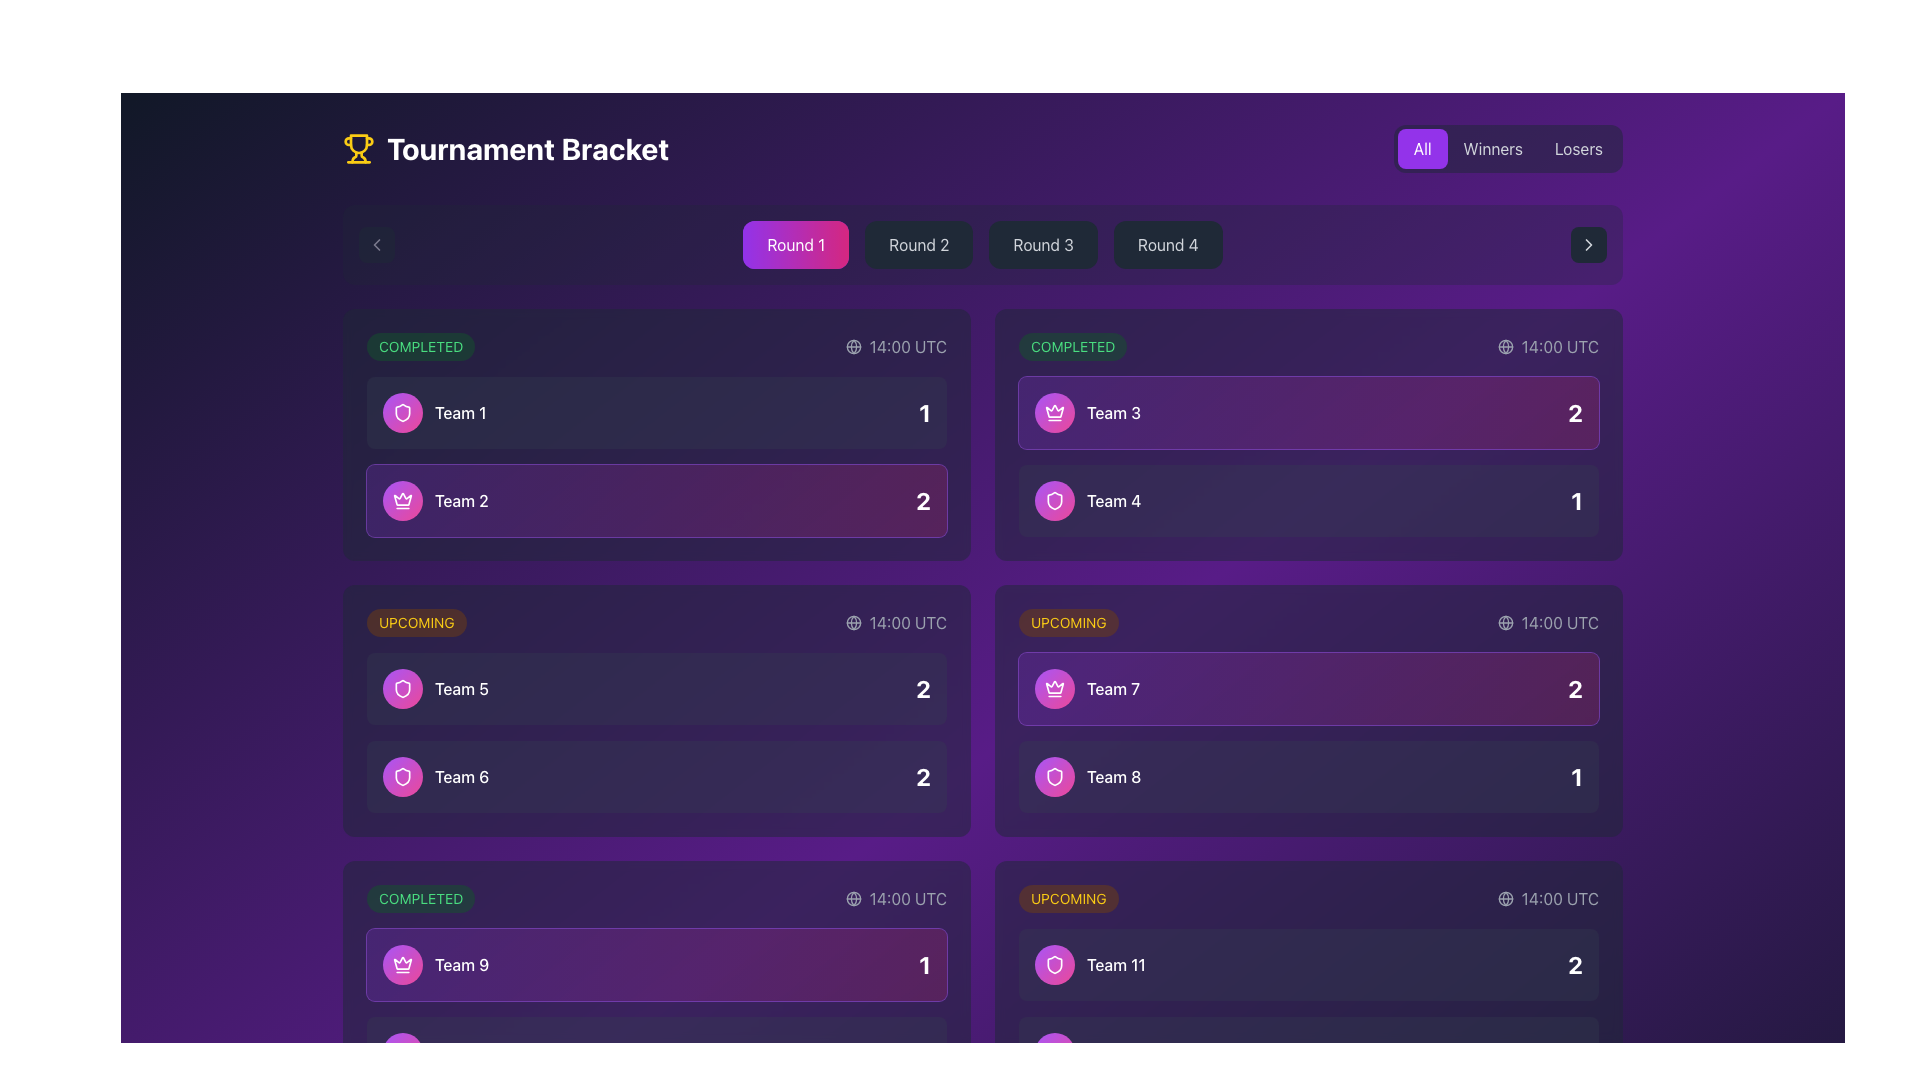 The width and height of the screenshot is (1920, 1080). Describe the element at coordinates (1087, 411) in the screenshot. I see `the 'Team 3' text label with a crowned icon on the left` at that location.